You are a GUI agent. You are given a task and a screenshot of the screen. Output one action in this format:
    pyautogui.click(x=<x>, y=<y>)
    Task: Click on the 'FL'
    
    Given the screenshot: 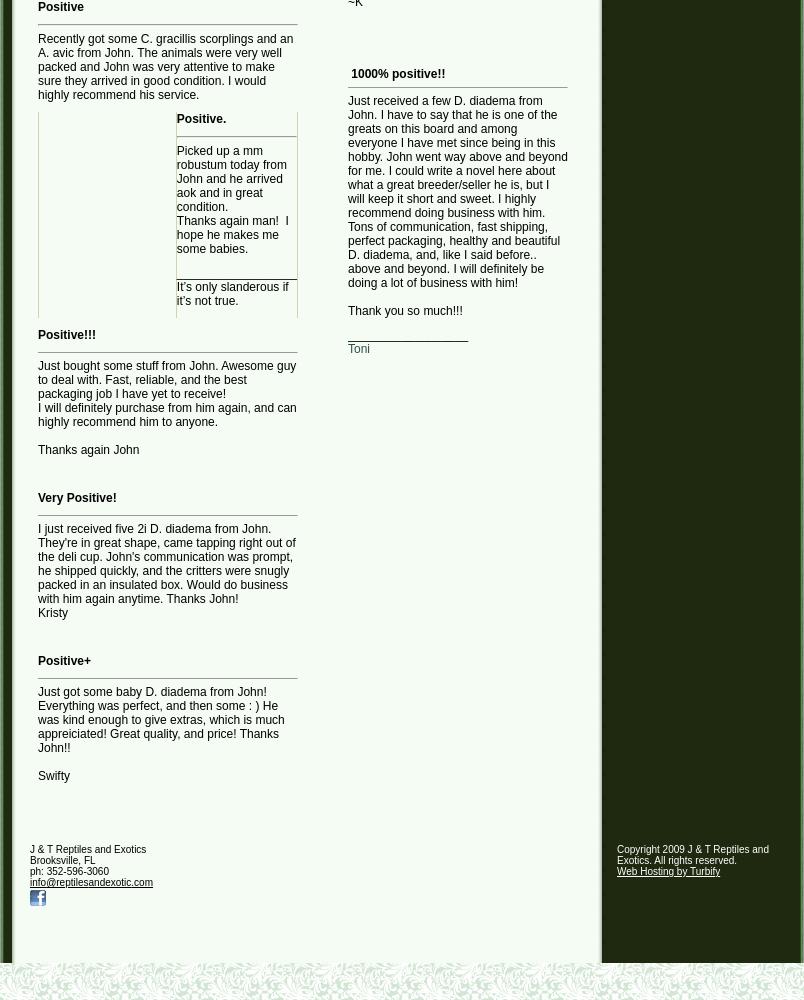 What is the action you would take?
    pyautogui.click(x=88, y=859)
    